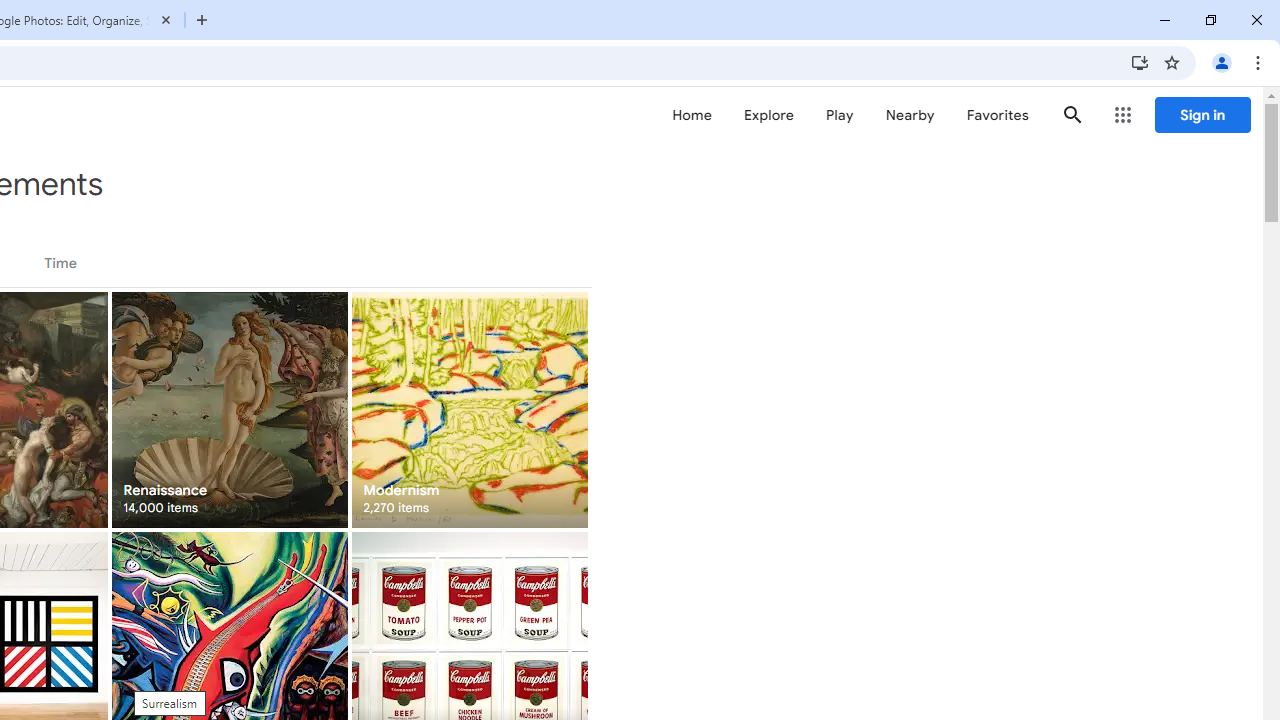  I want to click on 'Favorites', so click(997, 115).